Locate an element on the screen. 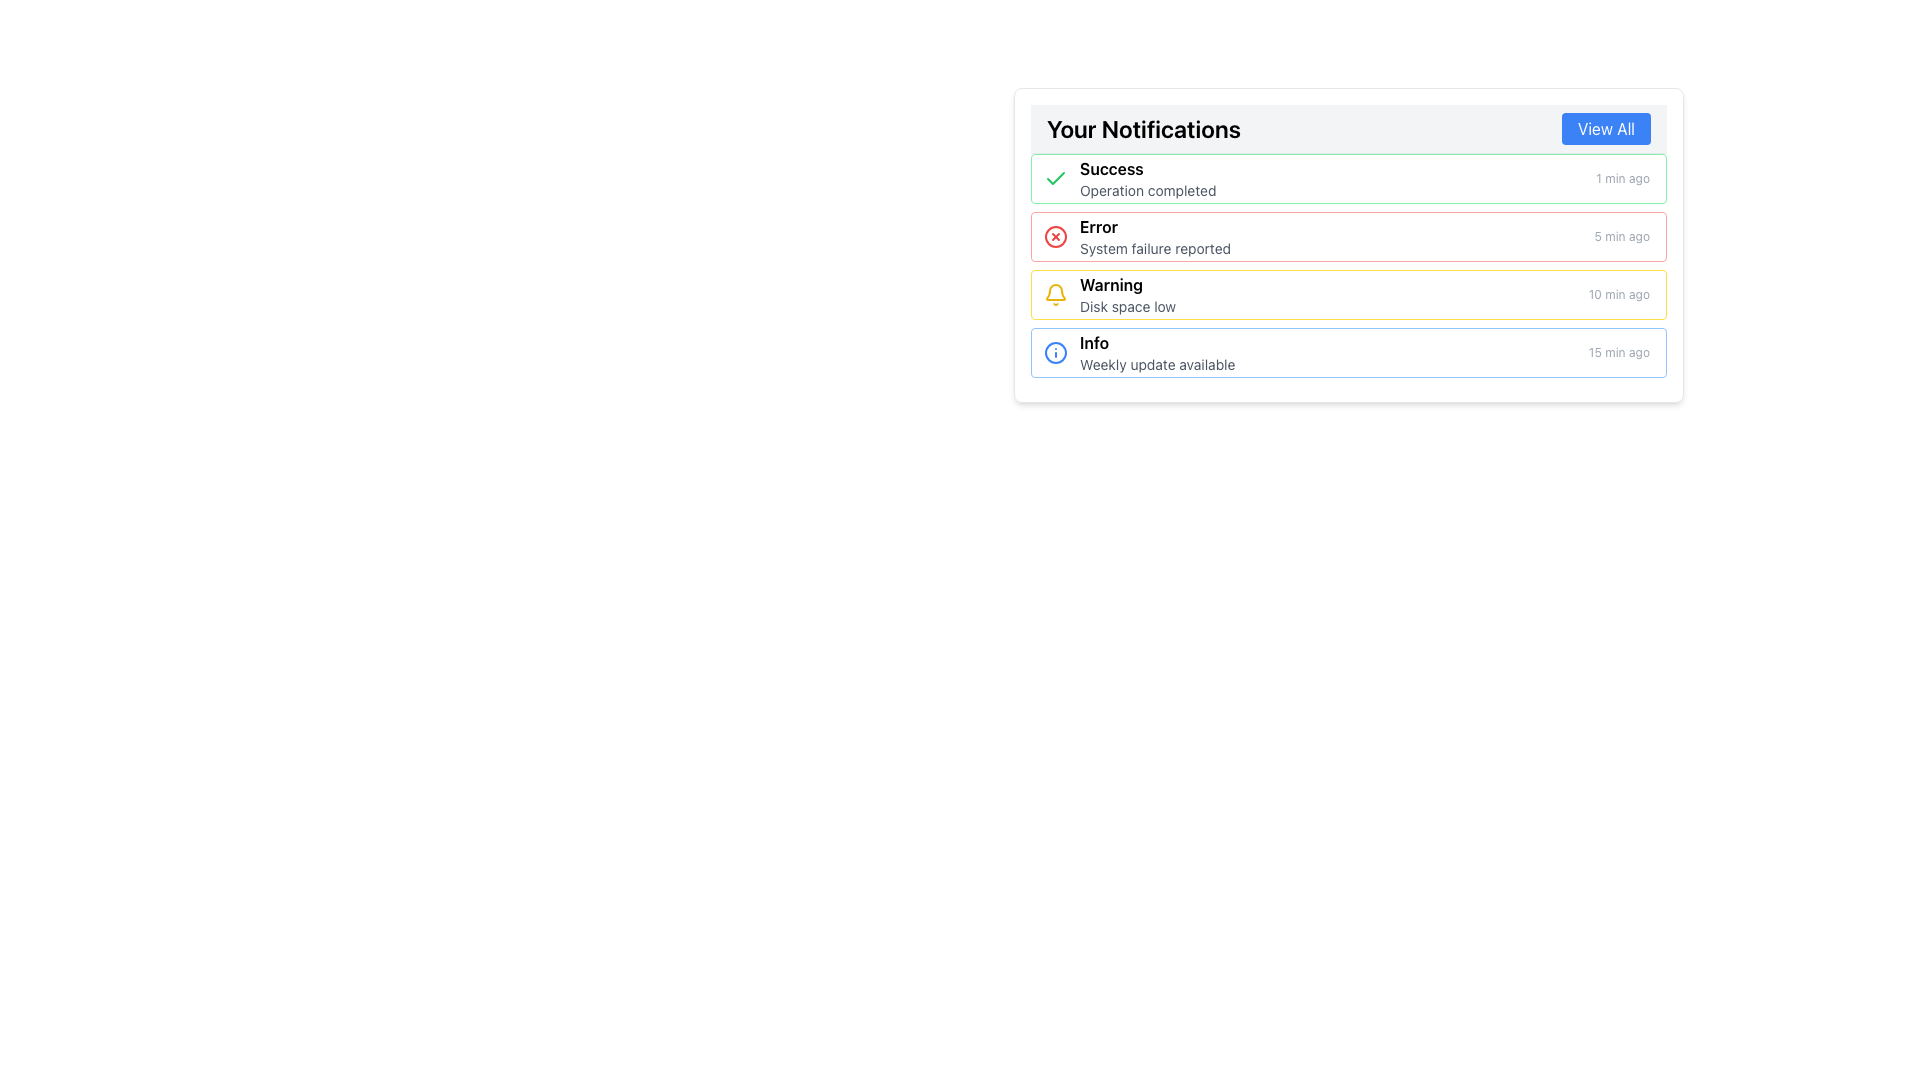 The width and height of the screenshot is (1920, 1080). the button located in the top-right corner of the 'Your Notifications' bar is located at coordinates (1606, 128).